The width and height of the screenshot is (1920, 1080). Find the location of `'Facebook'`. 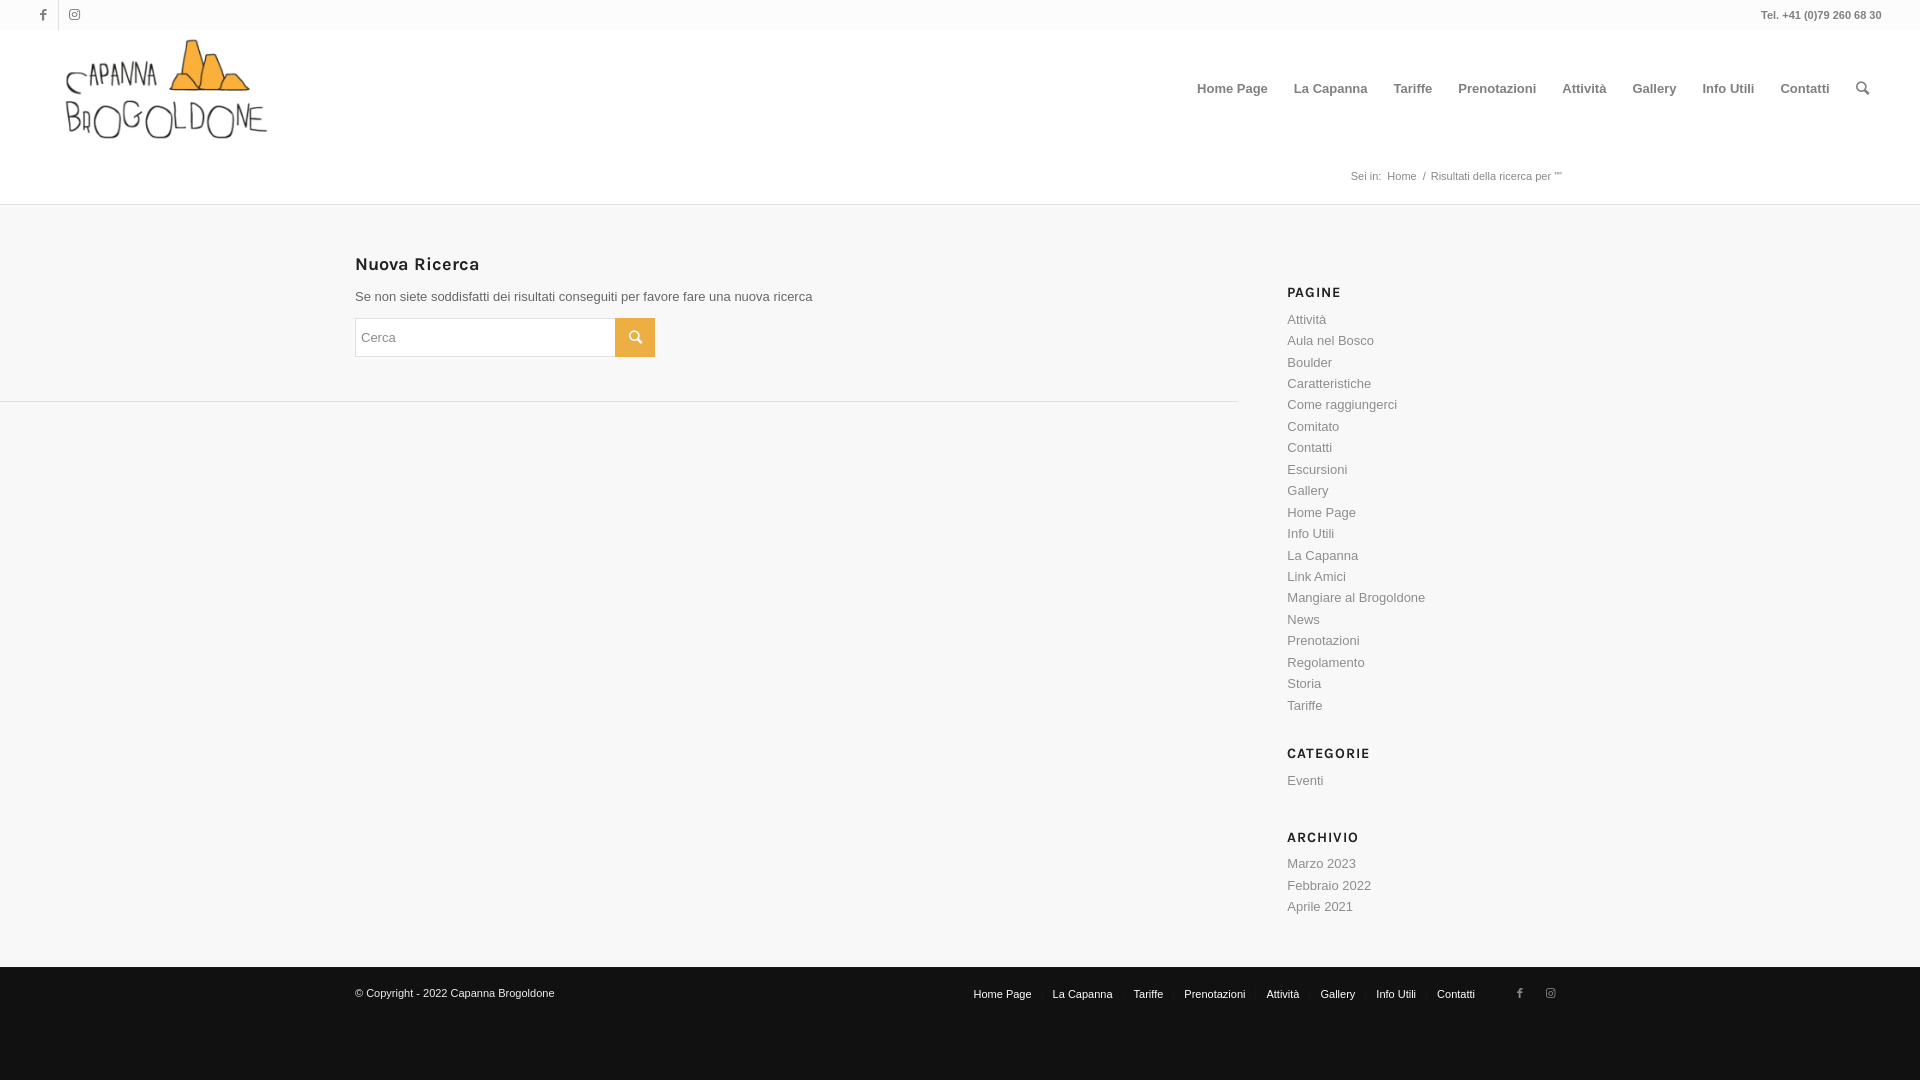

'Facebook' is located at coordinates (1505, 992).